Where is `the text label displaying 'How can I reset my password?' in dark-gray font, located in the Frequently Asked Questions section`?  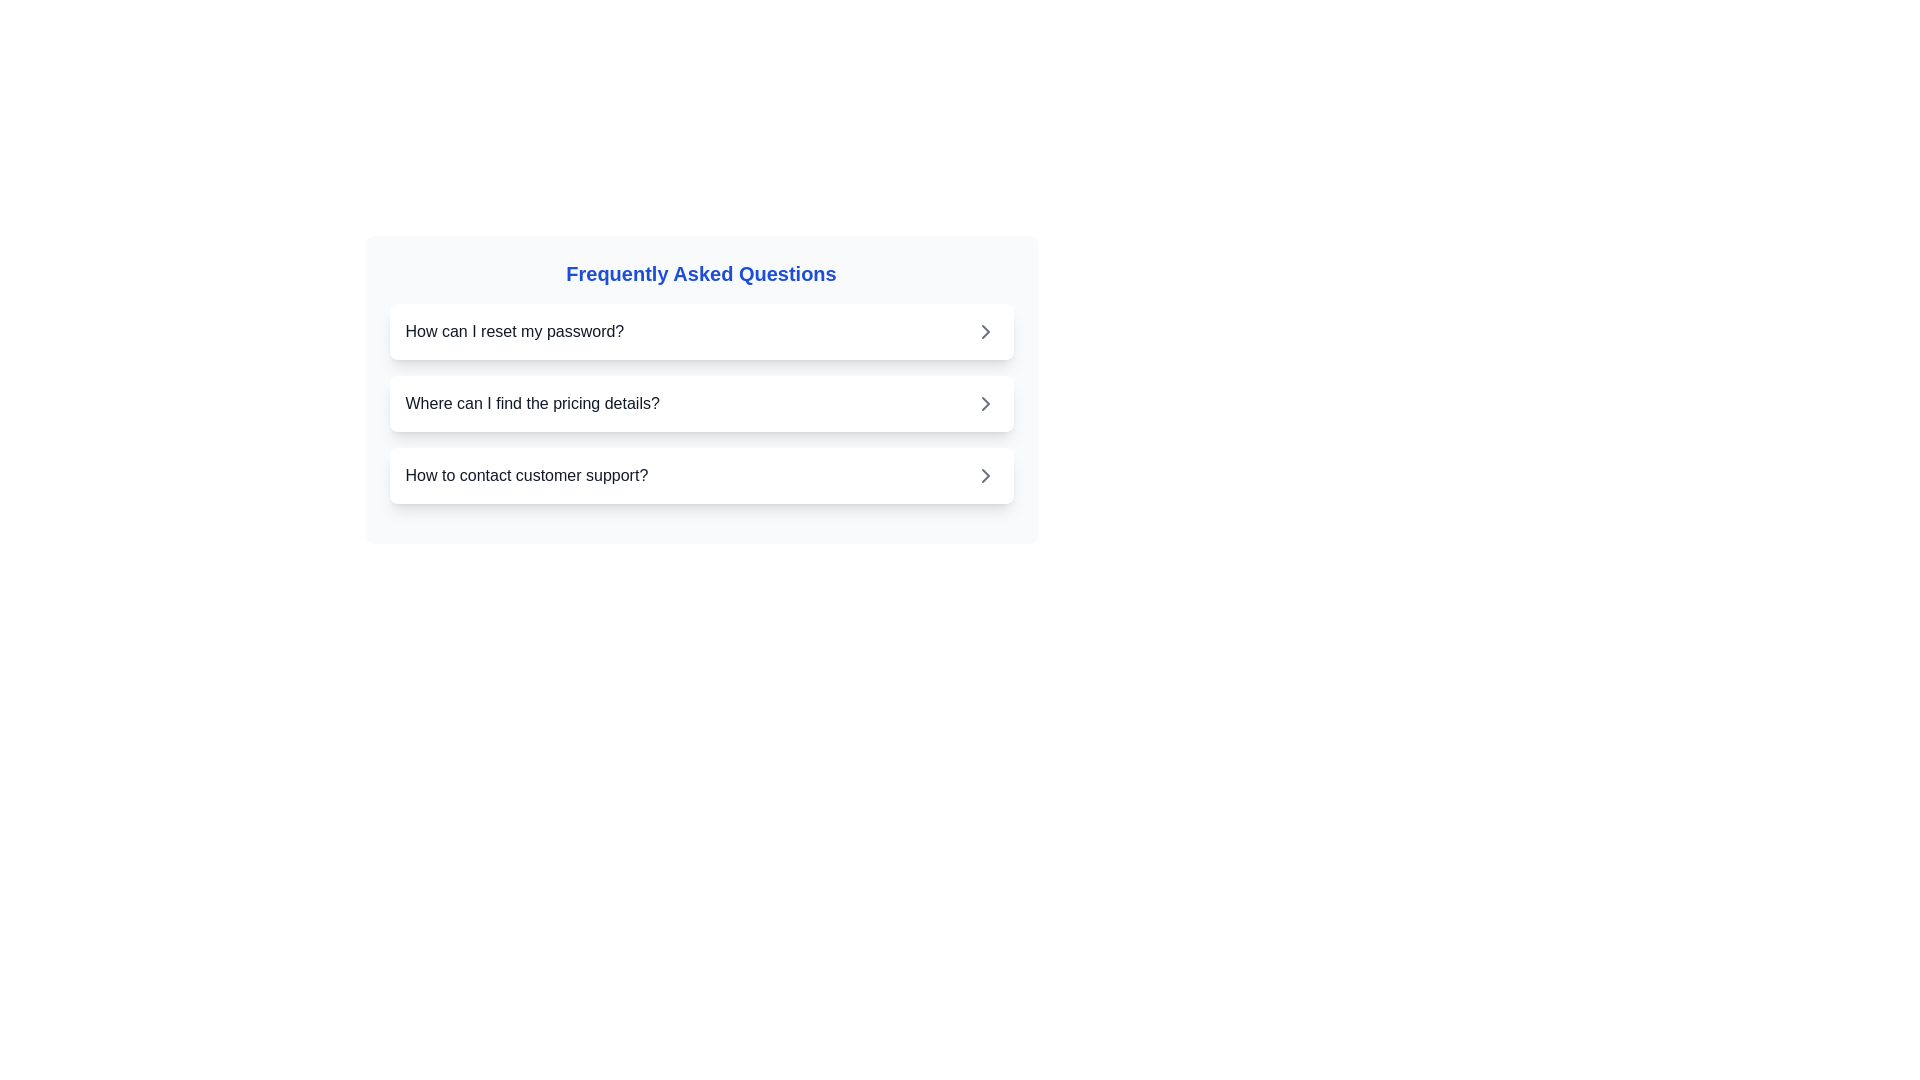
the text label displaying 'How can I reset my password?' in dark-gray font, located in the Frequently Asked Questions section is located at coordinates (514, 330).